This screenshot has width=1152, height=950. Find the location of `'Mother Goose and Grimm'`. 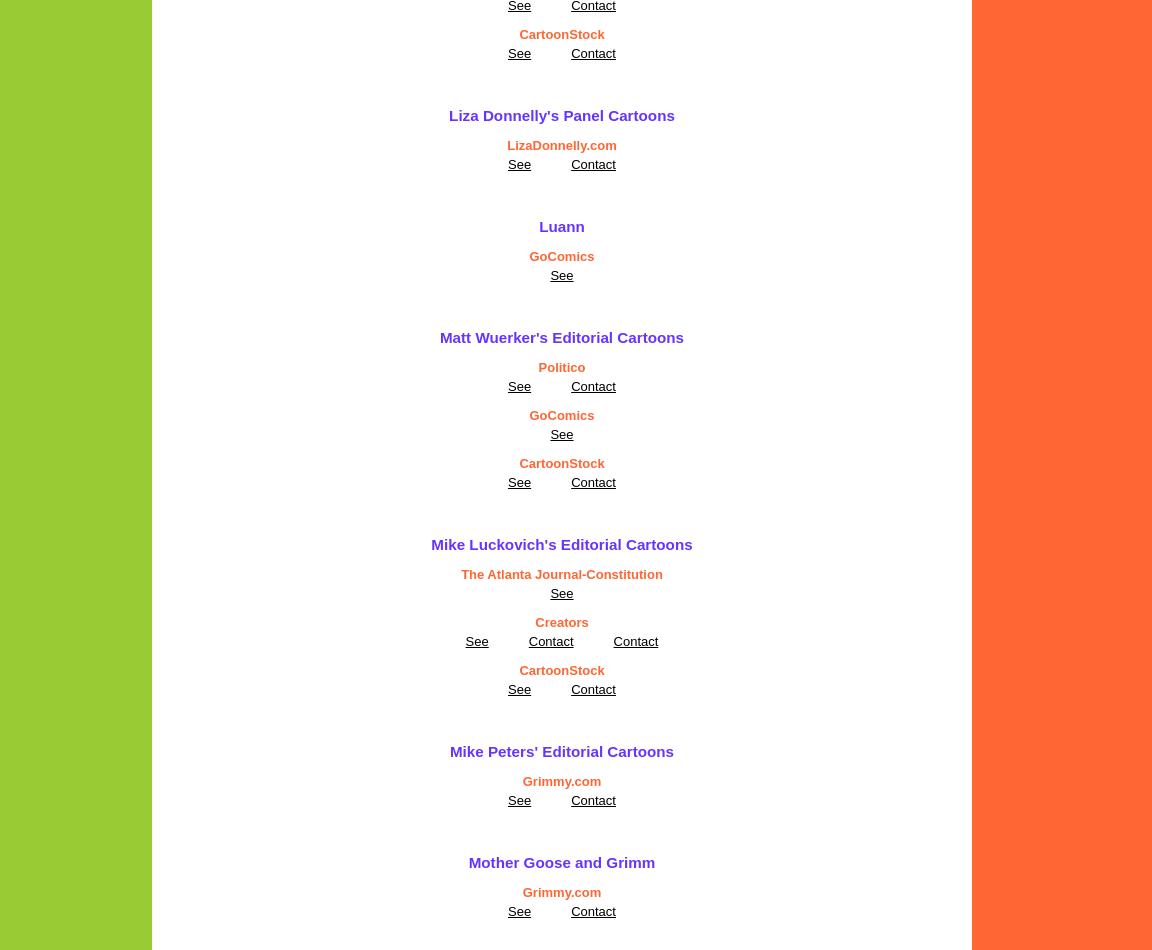

'Mother Goose and Grimm' is located at coordinates (561, 861).